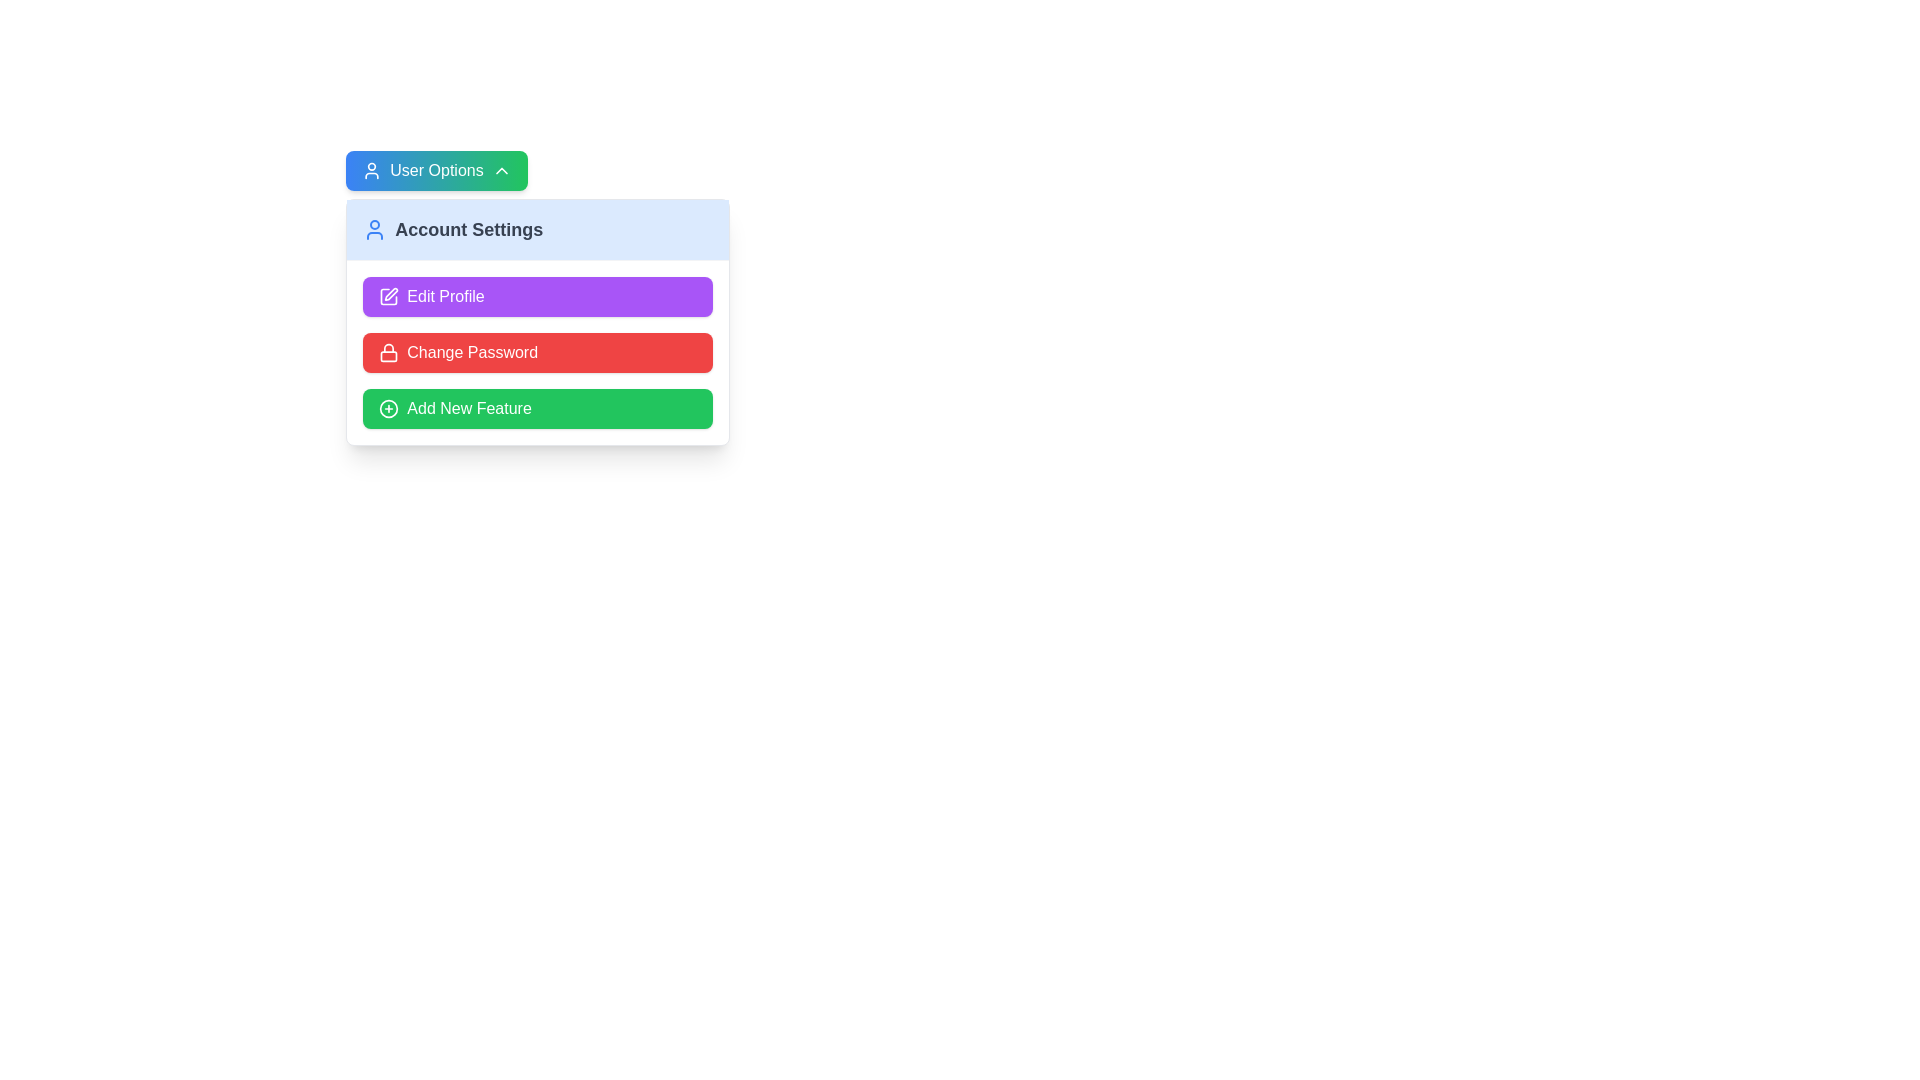 This screenshot has height=1080, width=1920. Describe the element at coordinates (435, 169) in the screenshot. I see `the button that toggles the visibility of additional user options` at that location.